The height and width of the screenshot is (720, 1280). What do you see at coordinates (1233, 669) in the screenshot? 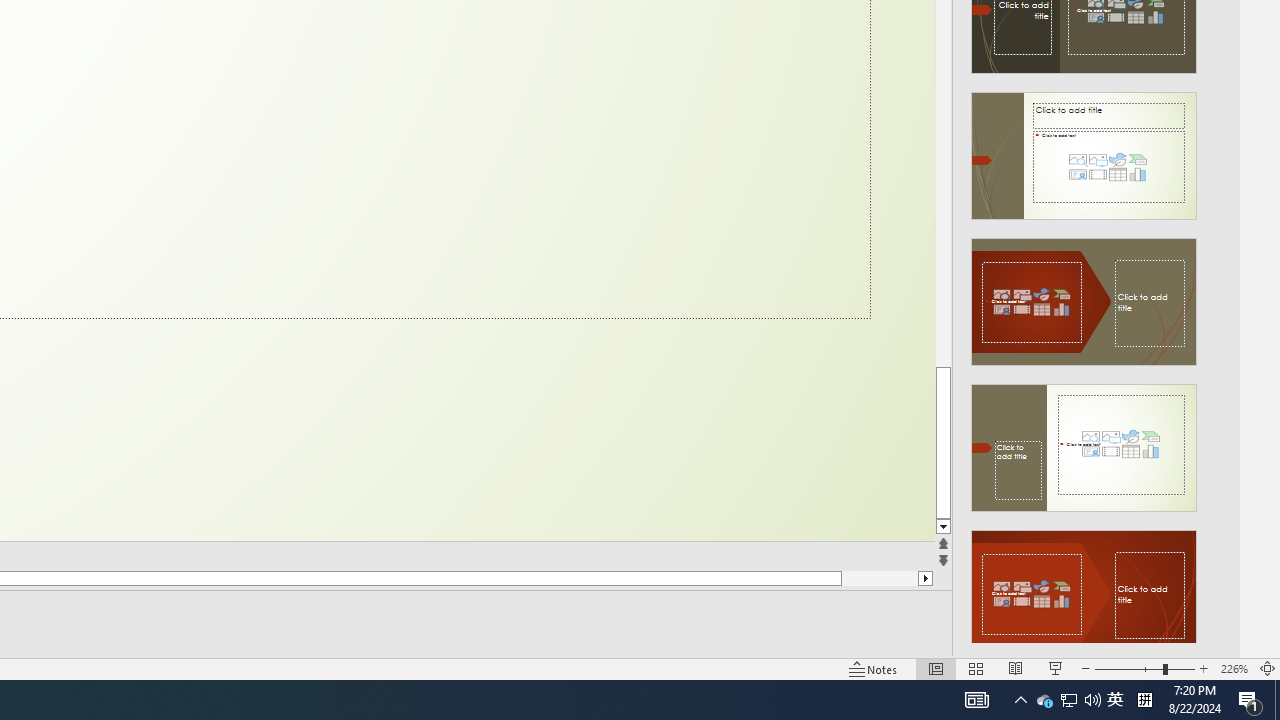
I see `'Zoom 226%'` at bounding box center [1233, 669].